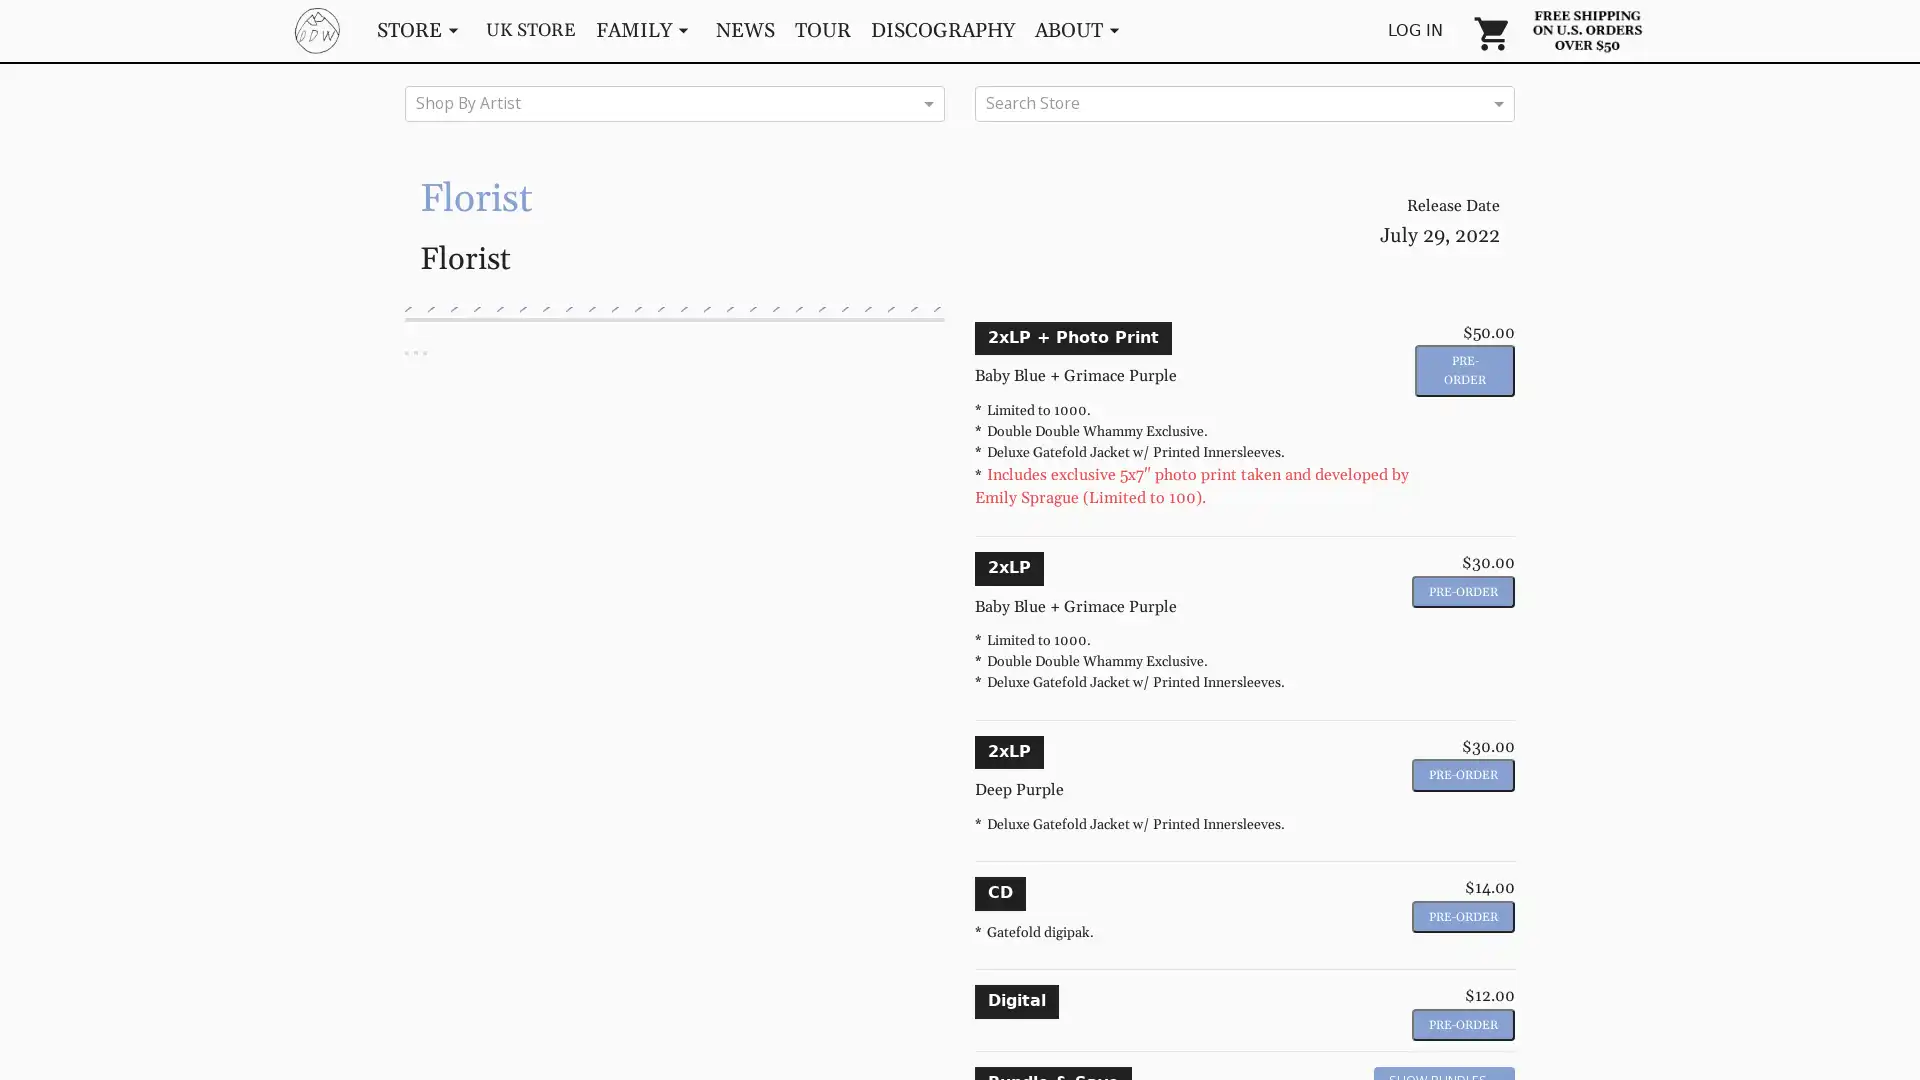 This screenshot has width=1920, height=1080. Describe the element at coordinates (1463, 590) in the screenshot. I see `Pre-Order` at that location.